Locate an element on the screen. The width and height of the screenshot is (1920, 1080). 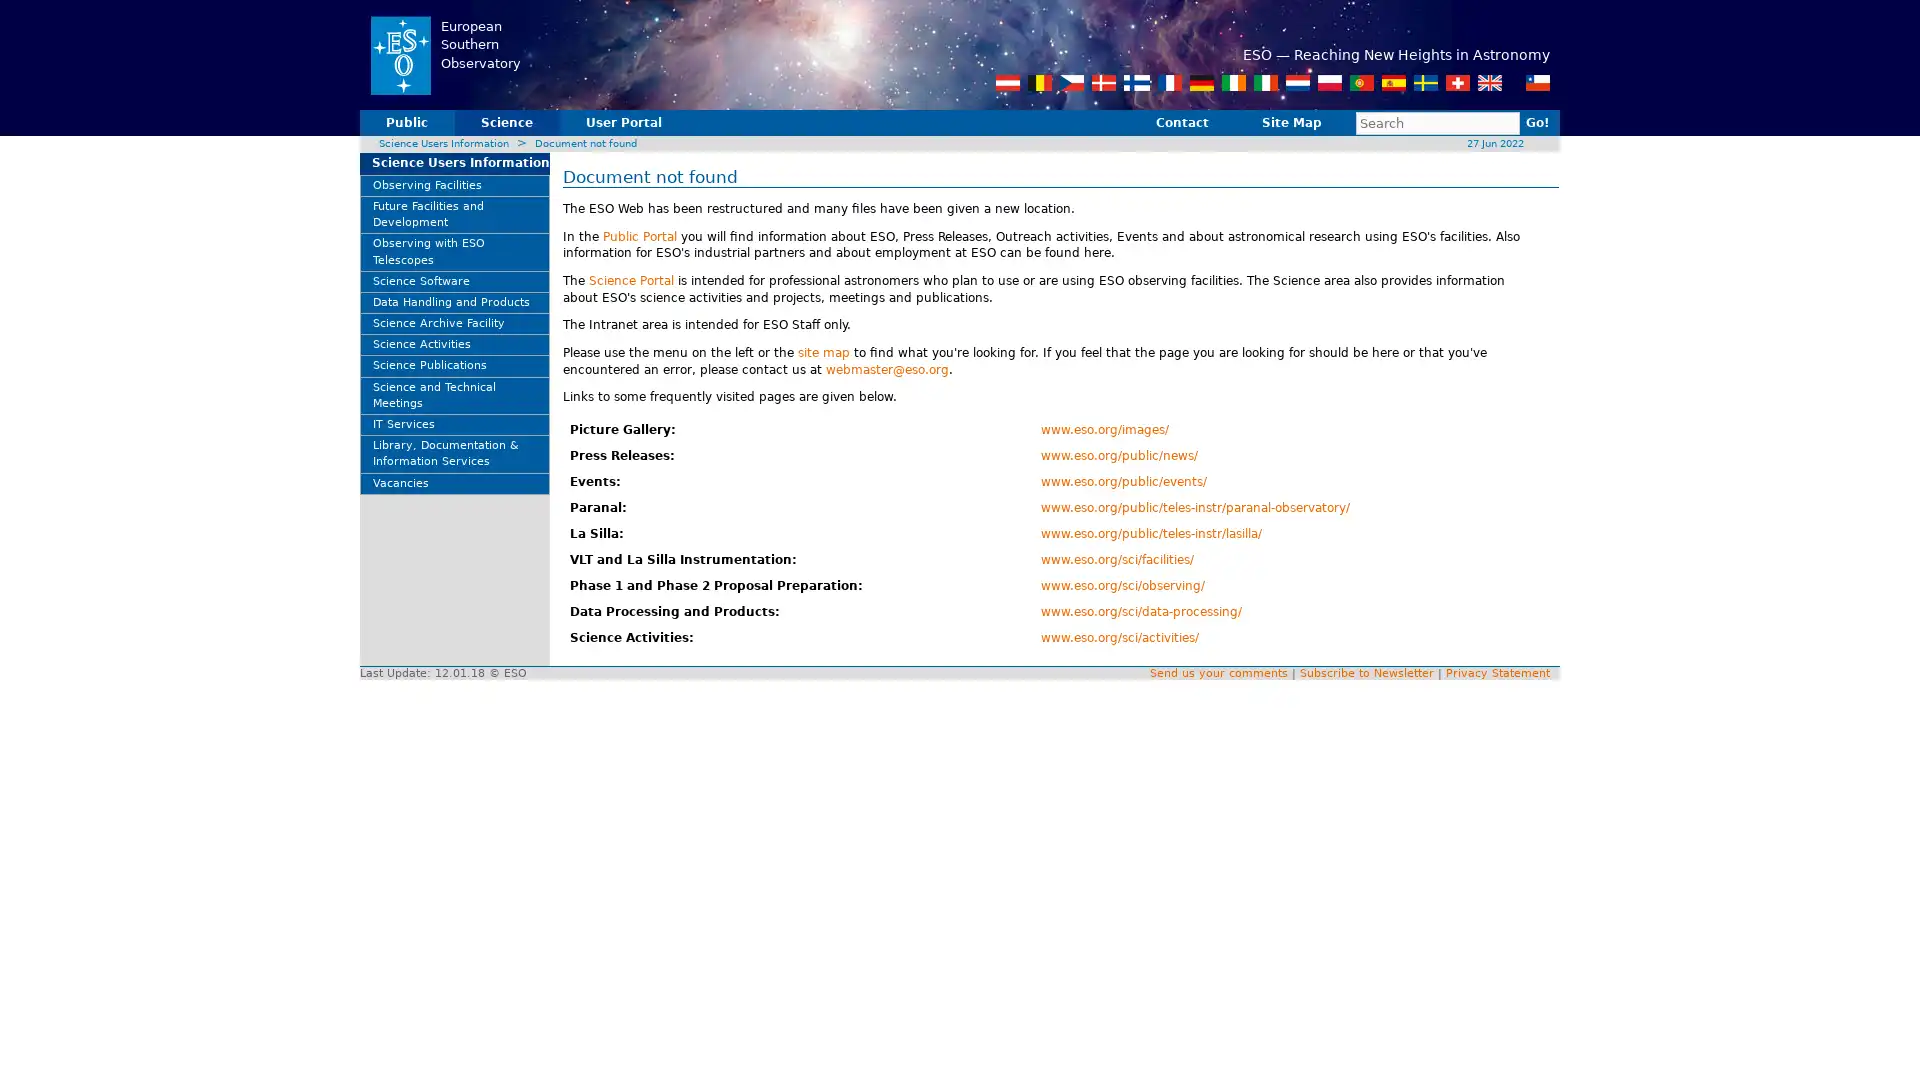
Go! is located at coordinates (1536, 123).